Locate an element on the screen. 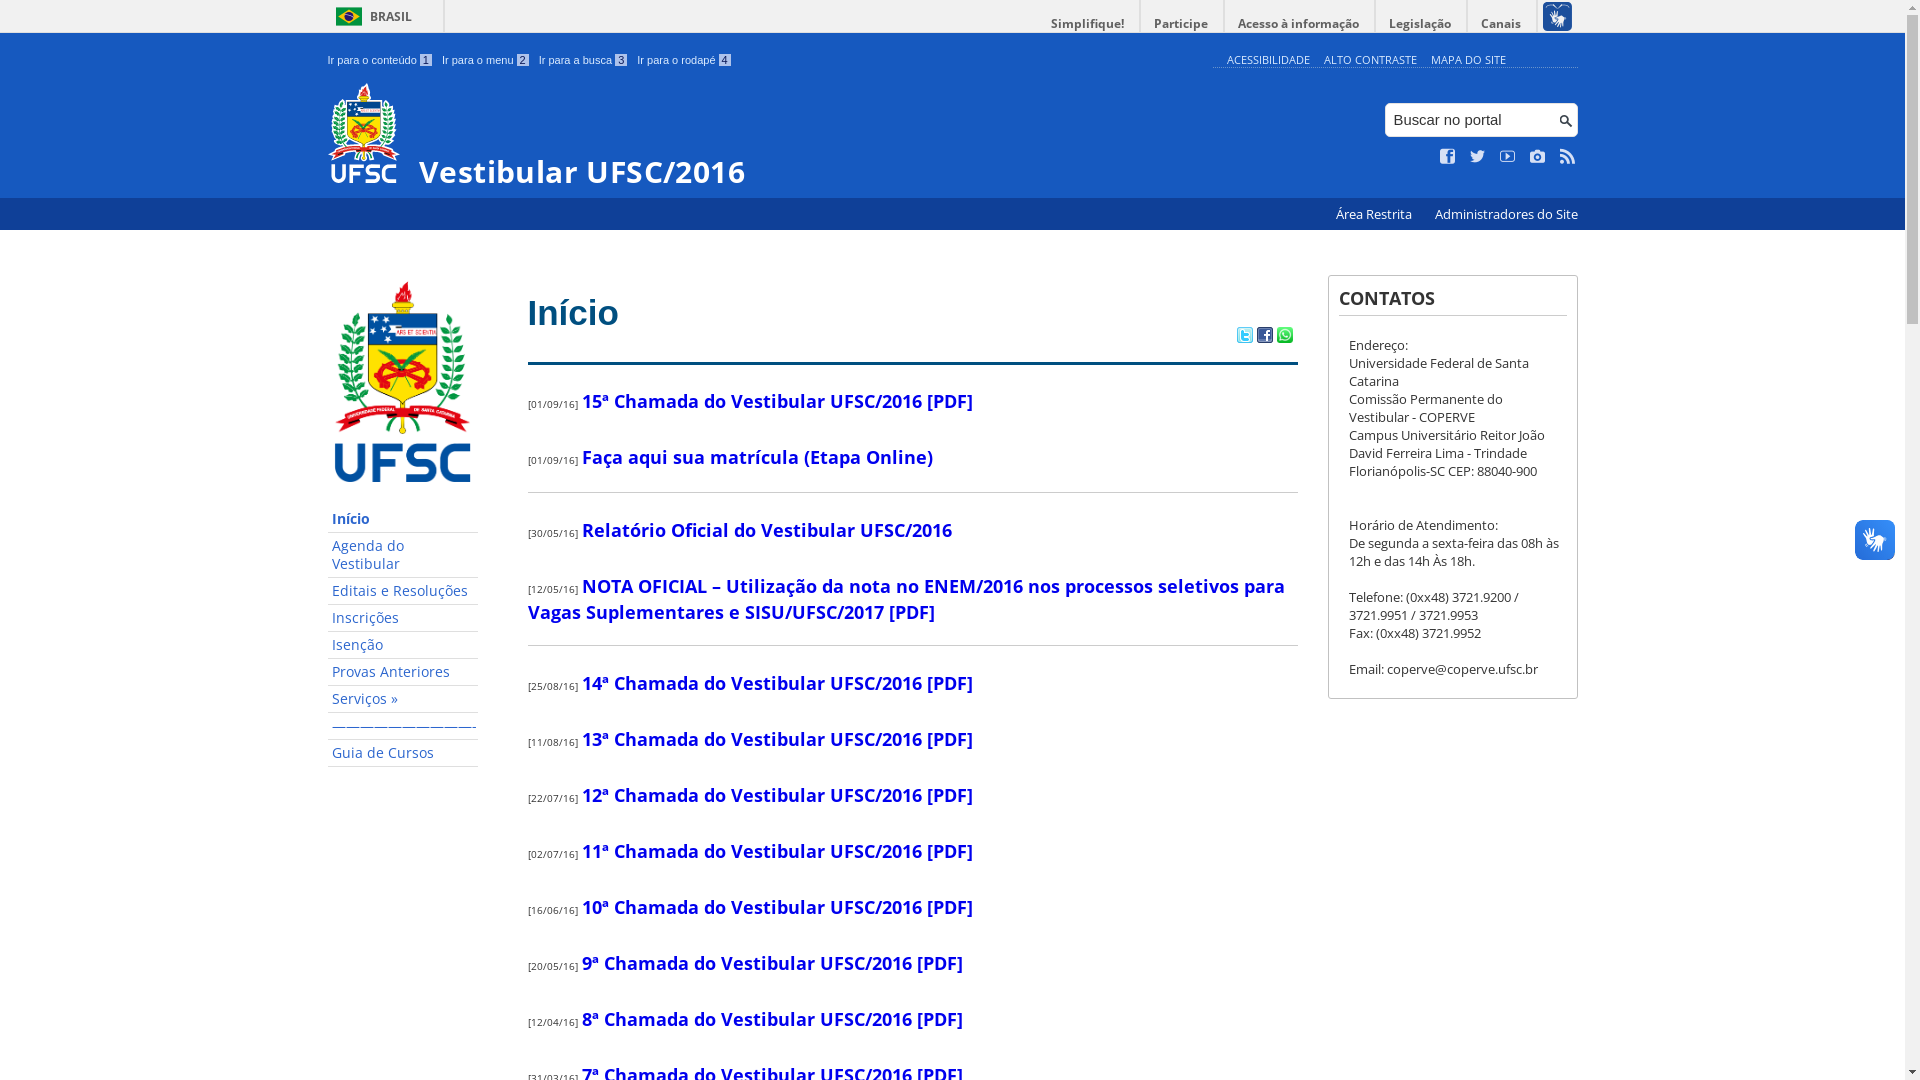  'Ir para a busca 3' is located at coordinates (582, 59).